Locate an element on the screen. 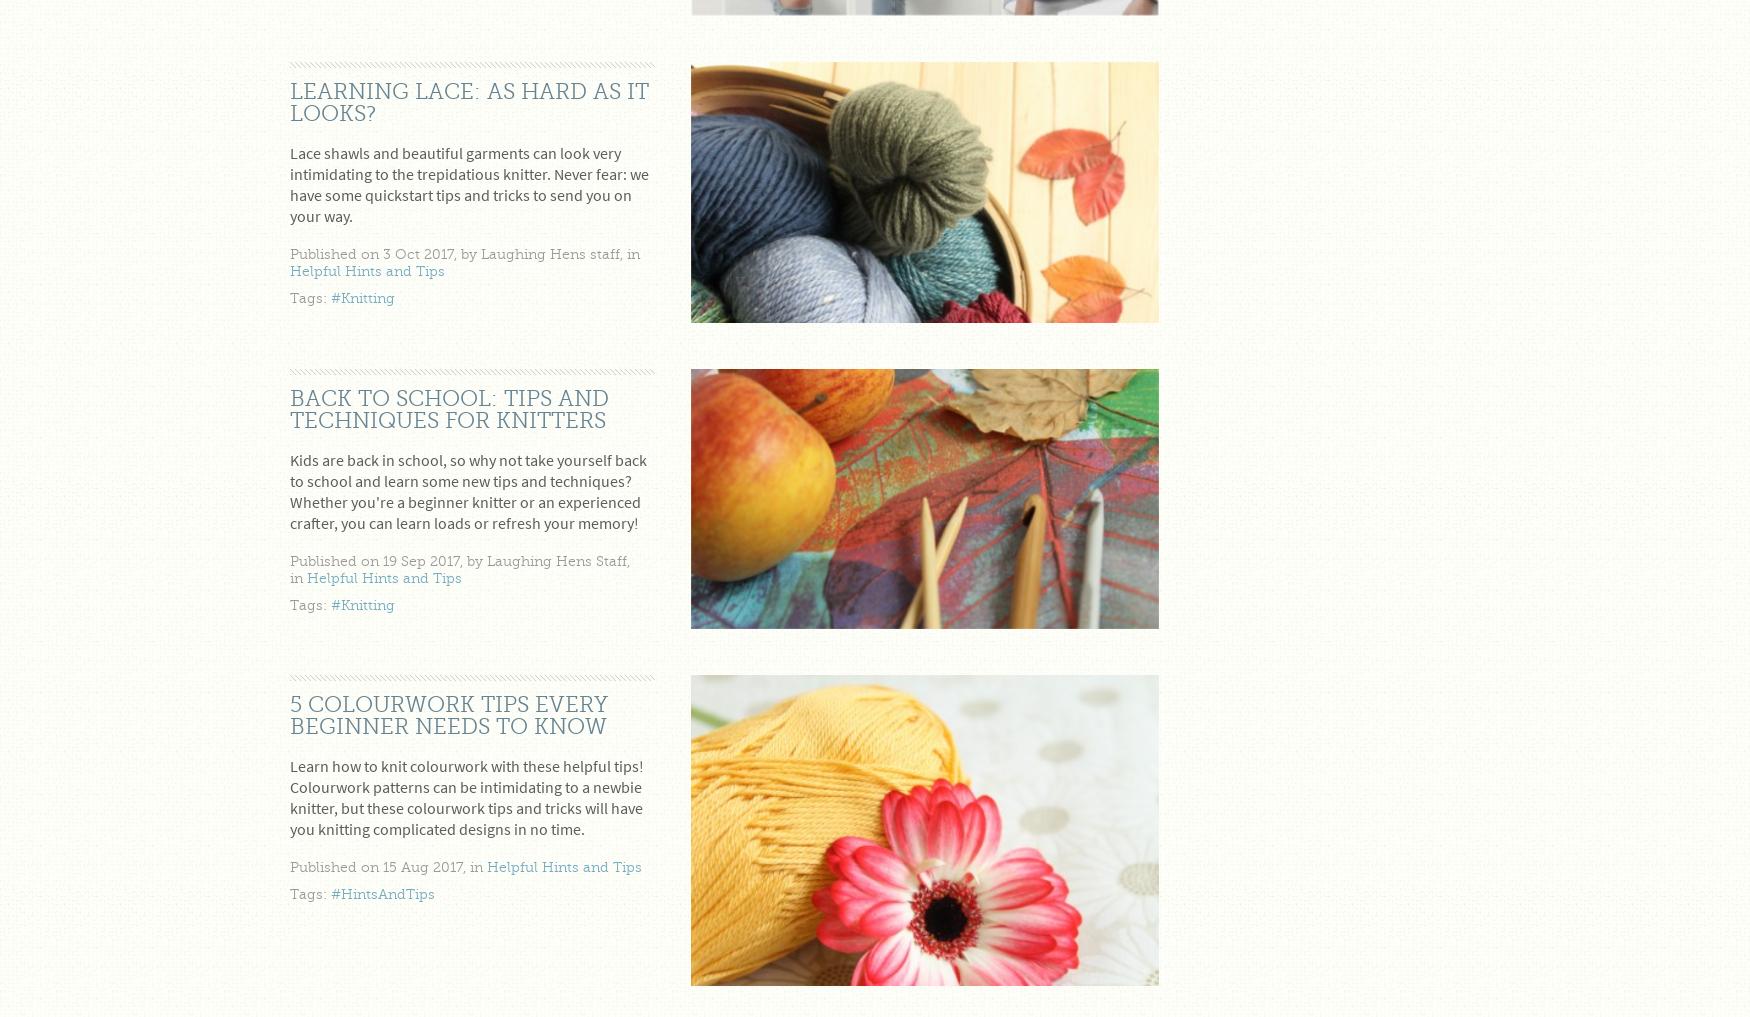 This screenshot has width=1750, height=1017. 'Published on 3 Oct 2017, by Laughing Hens staff, in' is located at coordinates (464, 253).